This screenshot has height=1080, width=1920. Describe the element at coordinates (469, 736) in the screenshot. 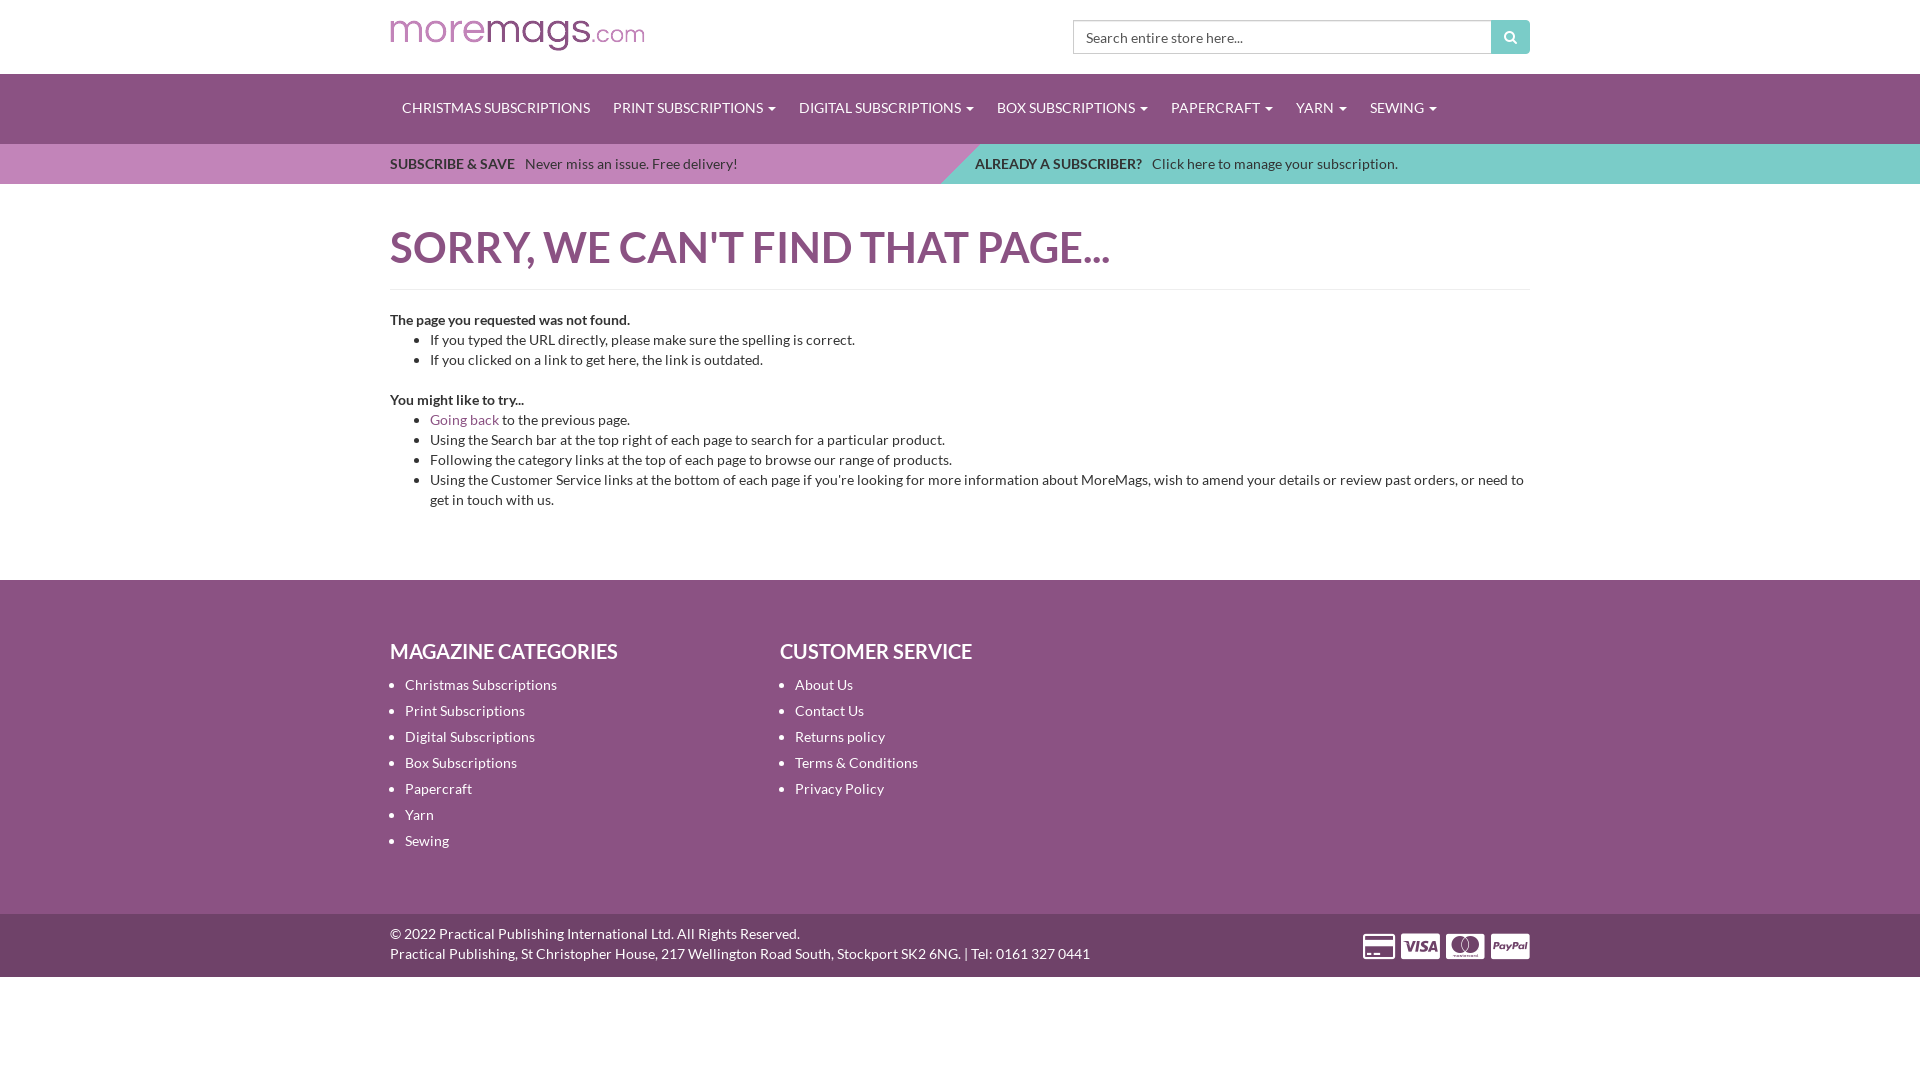

I see `'Digital Subscriptions'` at that location.